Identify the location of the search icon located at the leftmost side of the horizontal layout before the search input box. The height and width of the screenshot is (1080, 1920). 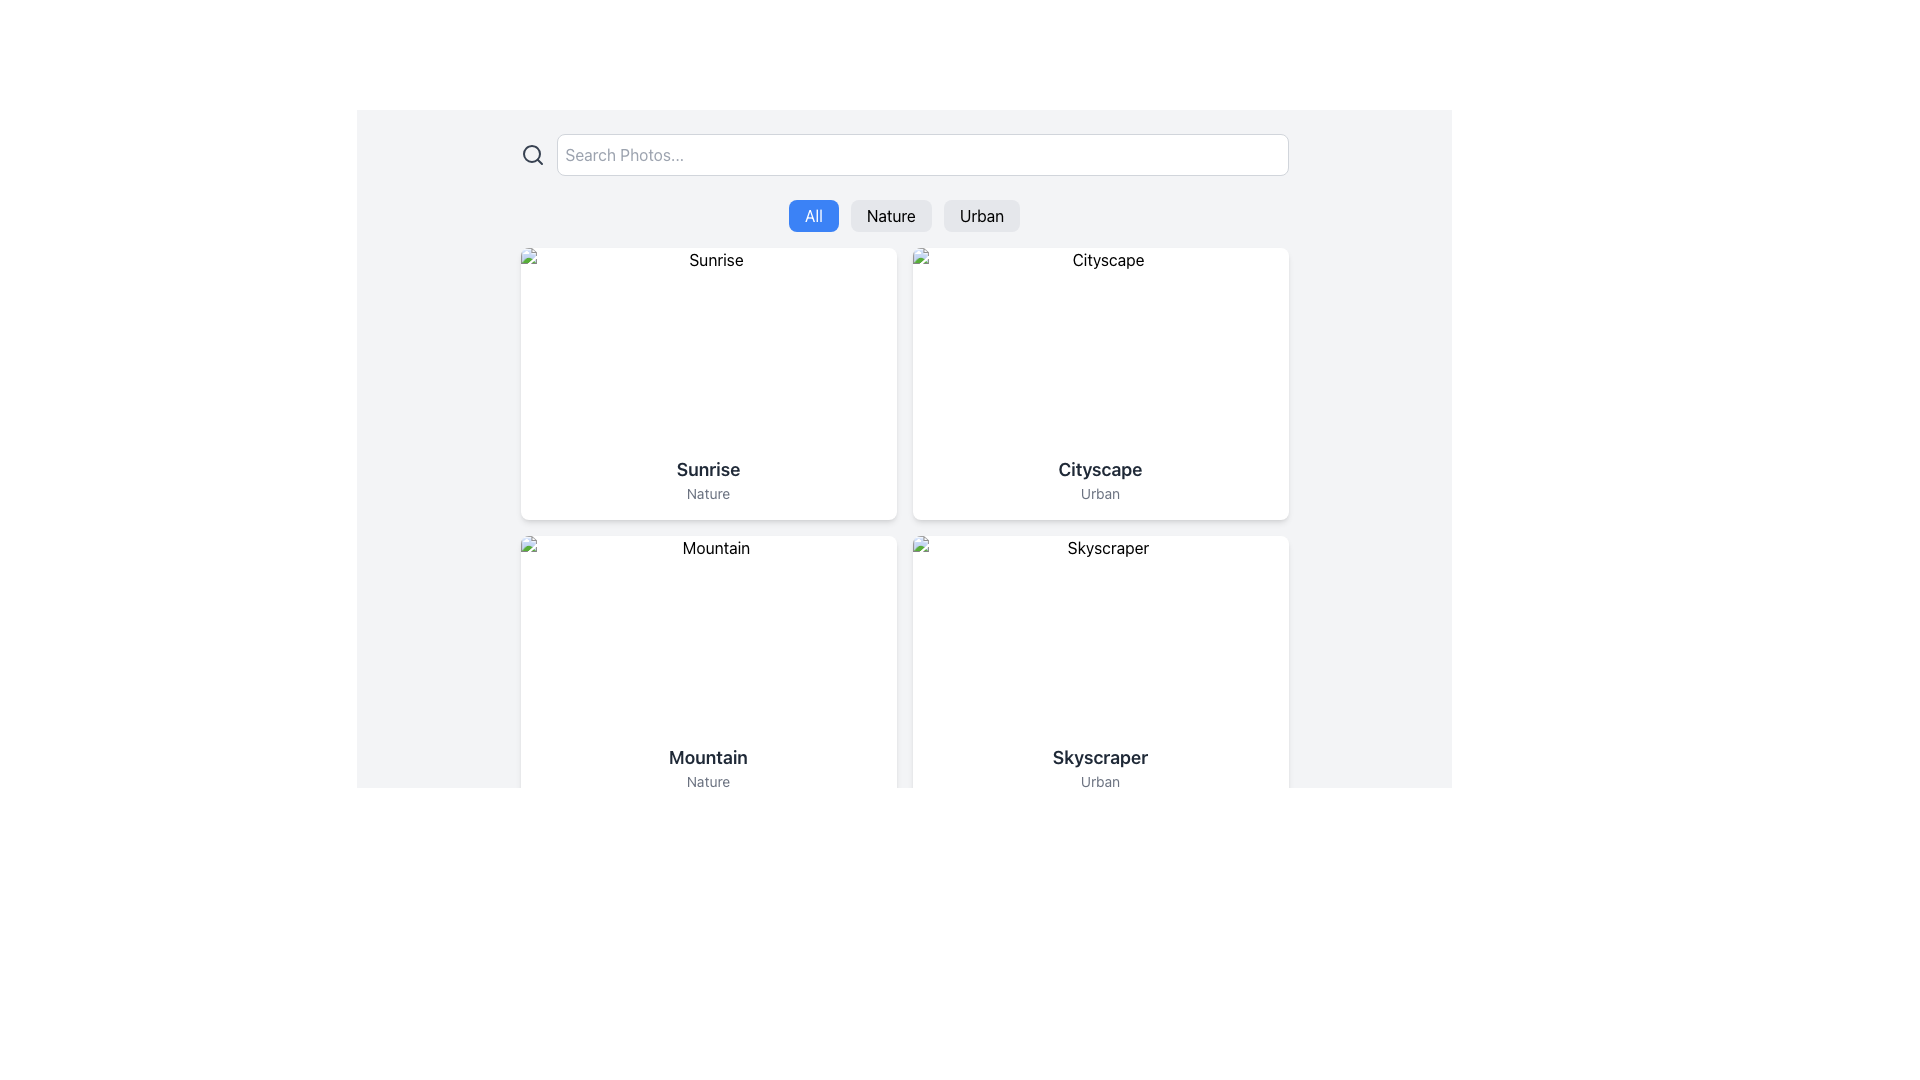
(532, 153).